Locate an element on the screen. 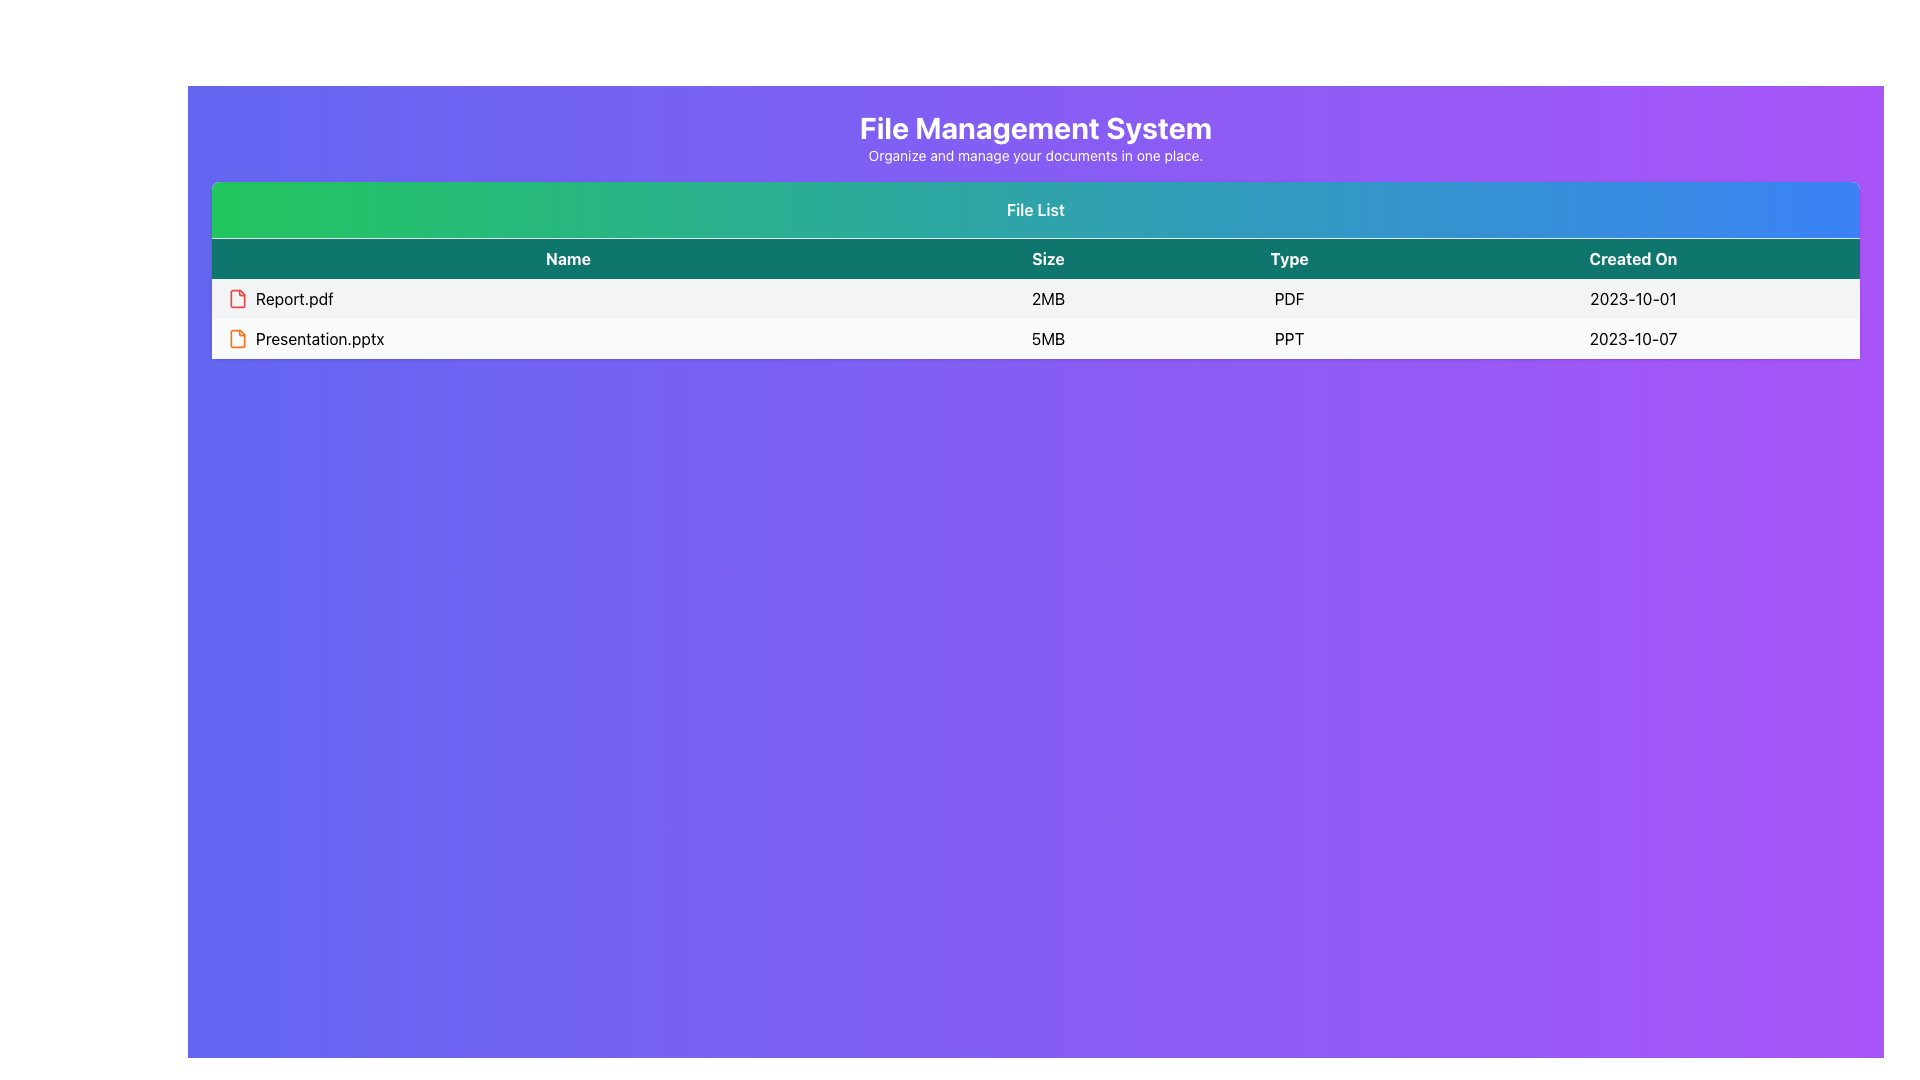  the 'Type' text label in the header row of the table, which is displayed in bold white font on a dark teal background, located in the third column after 'Name' and 'Size' is located at coordinates (1289, 257).